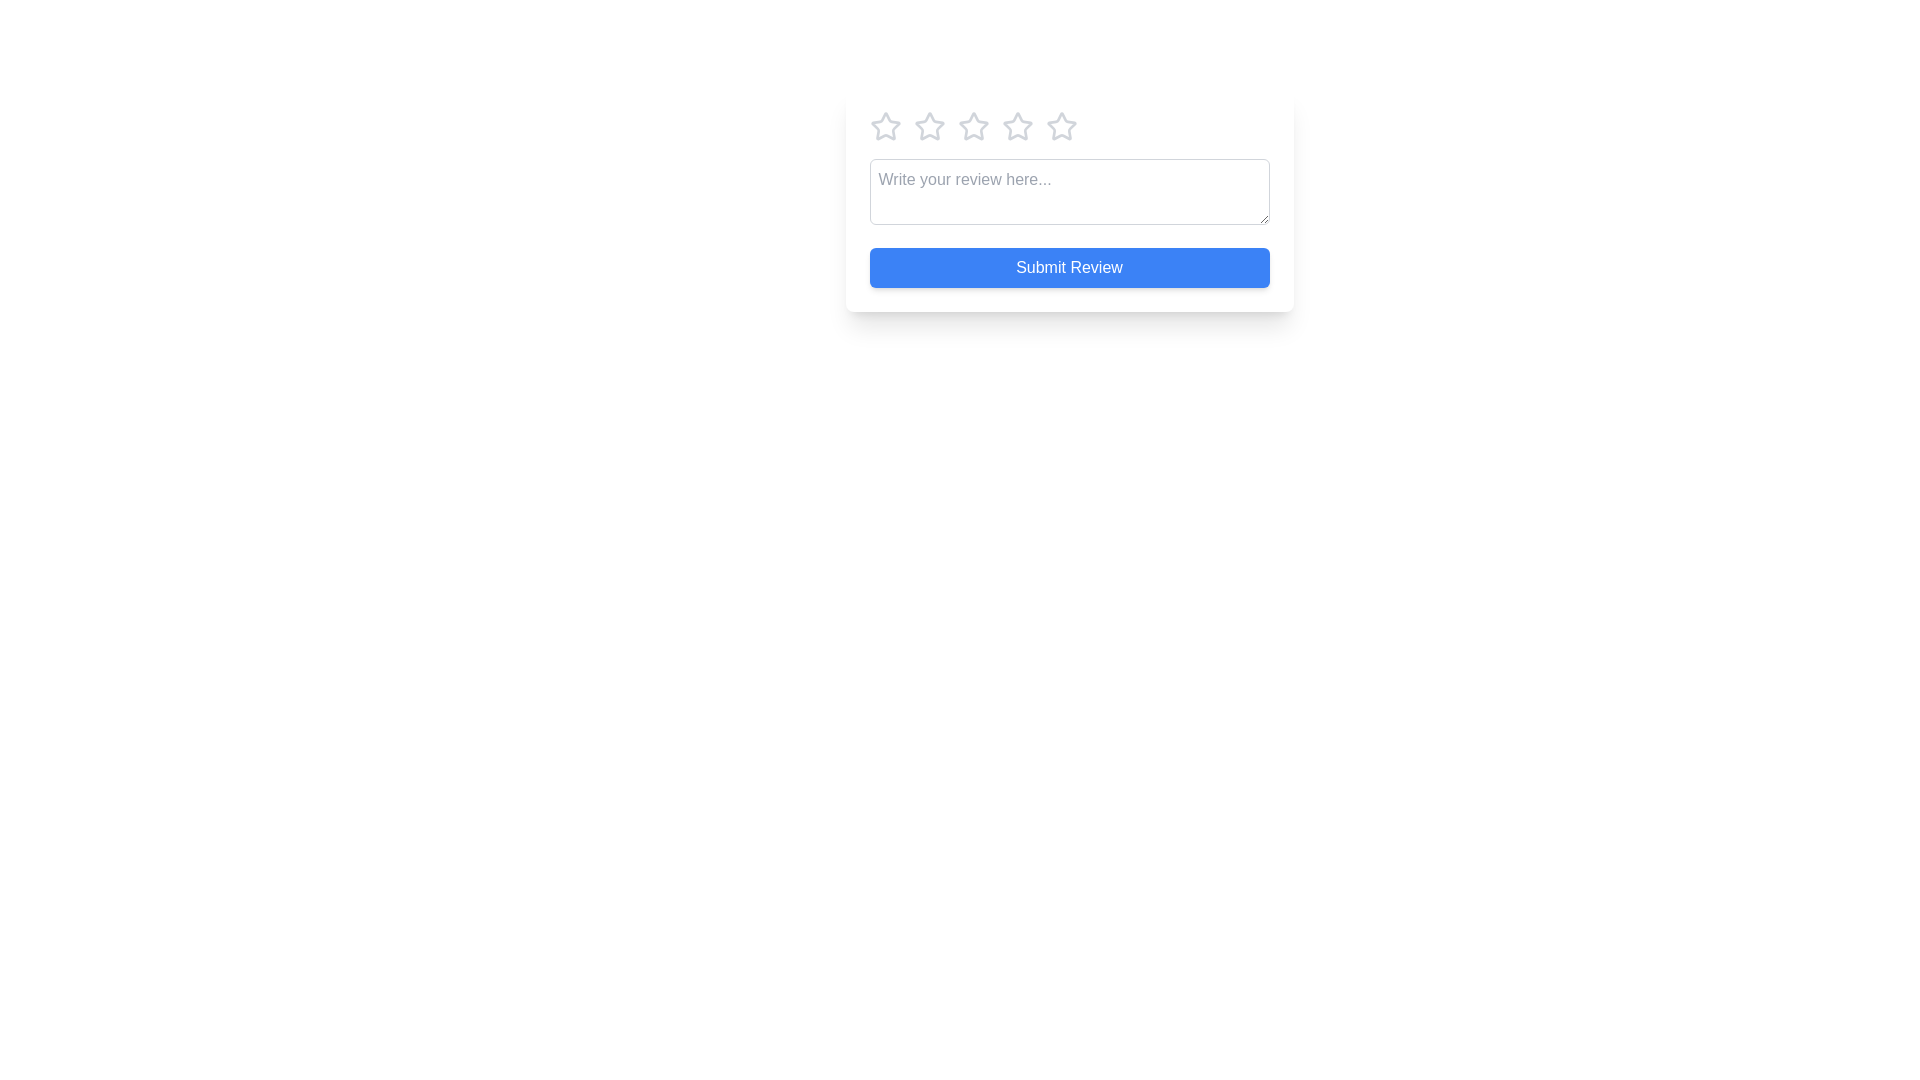 This screenshot has height=1080, width=1920. What do you see at coordinates (973, 126) in the screenshot?
I see `the second star in the rating selector to assign a rating of 2 out of 5` at bounding box center [973, 126].